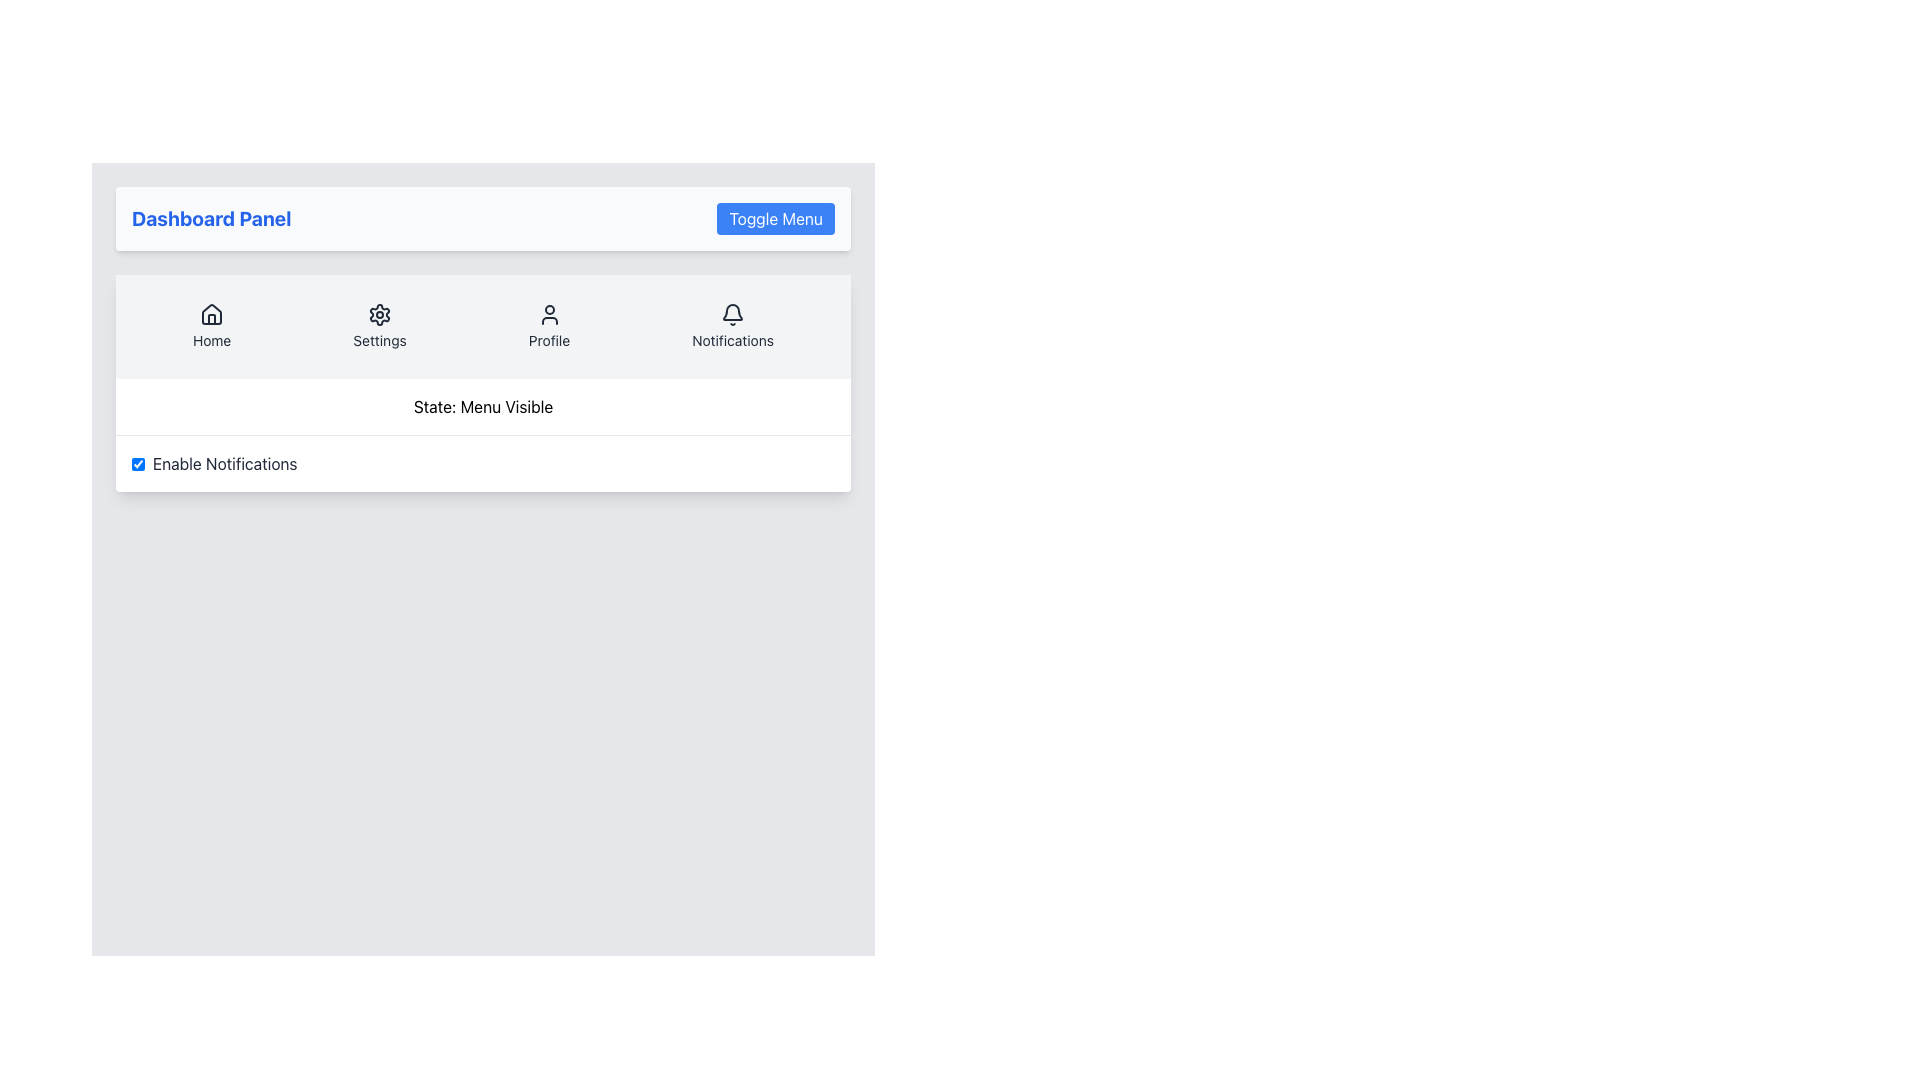 This screenshot has height=1080, width=1920. I want to click on the 'Home' text label in the top menu section, which indicates the purpose of the navigation option, so click(212, 339).